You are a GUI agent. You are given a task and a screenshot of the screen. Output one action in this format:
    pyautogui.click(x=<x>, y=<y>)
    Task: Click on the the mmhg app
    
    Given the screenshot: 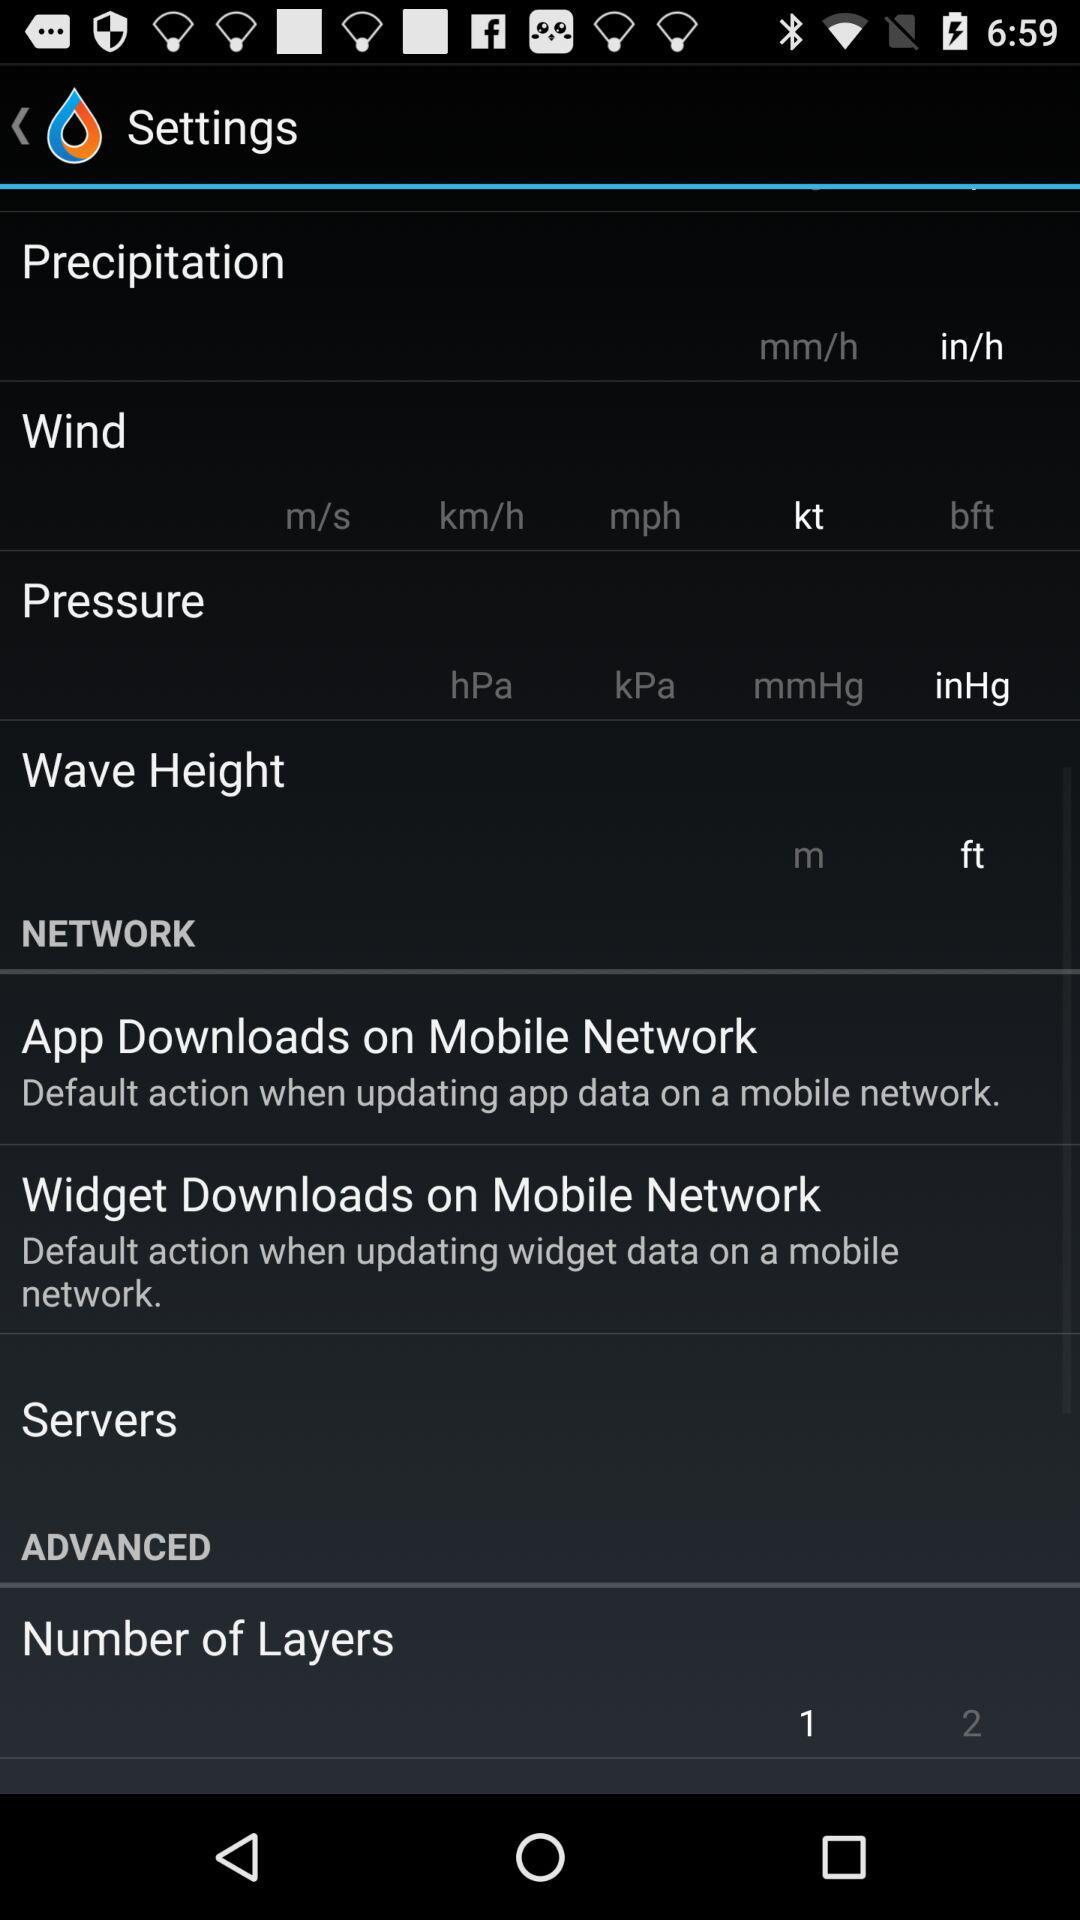 What is the action you would take?
    pyautogui.click(x=807, y=684)
    